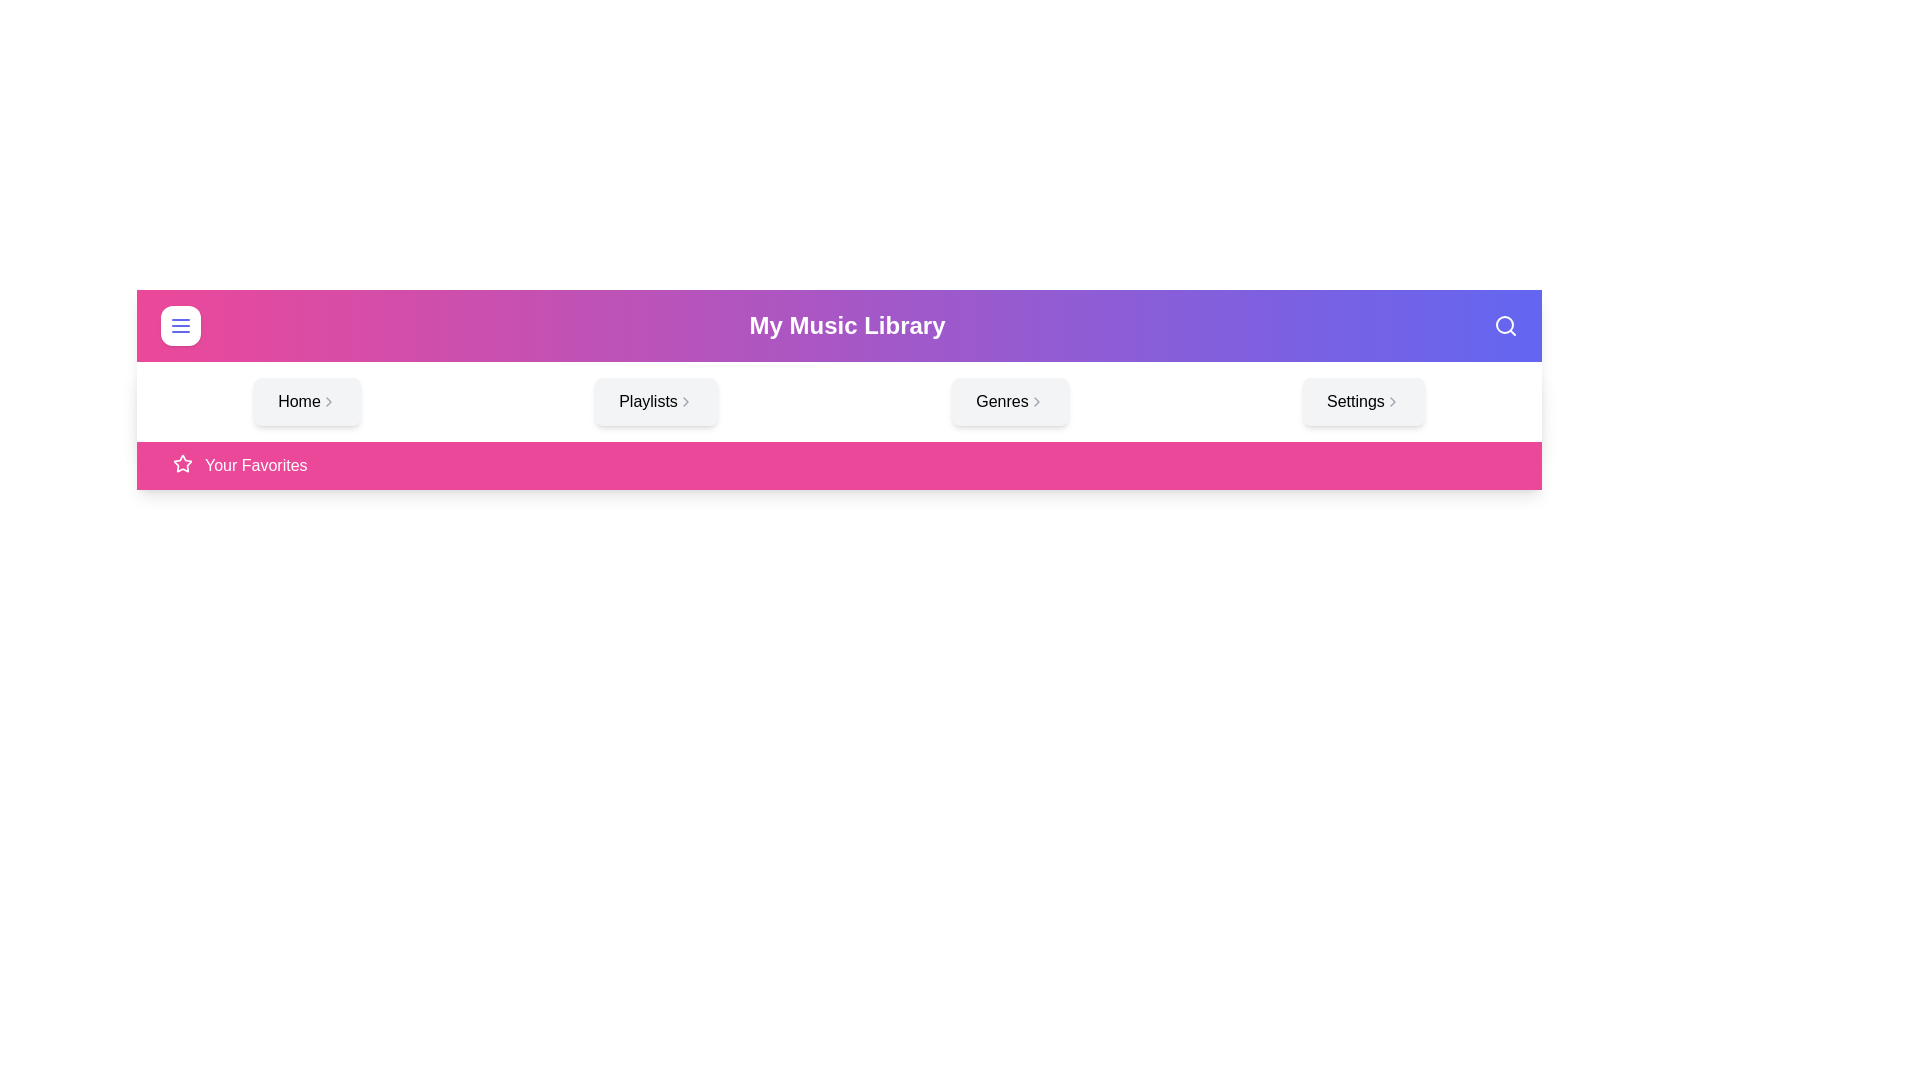  What do you see at coordinates (1506, 325) in the screenshot?
I see `the search icon in the app bar` at bounding box center [1506, 325].